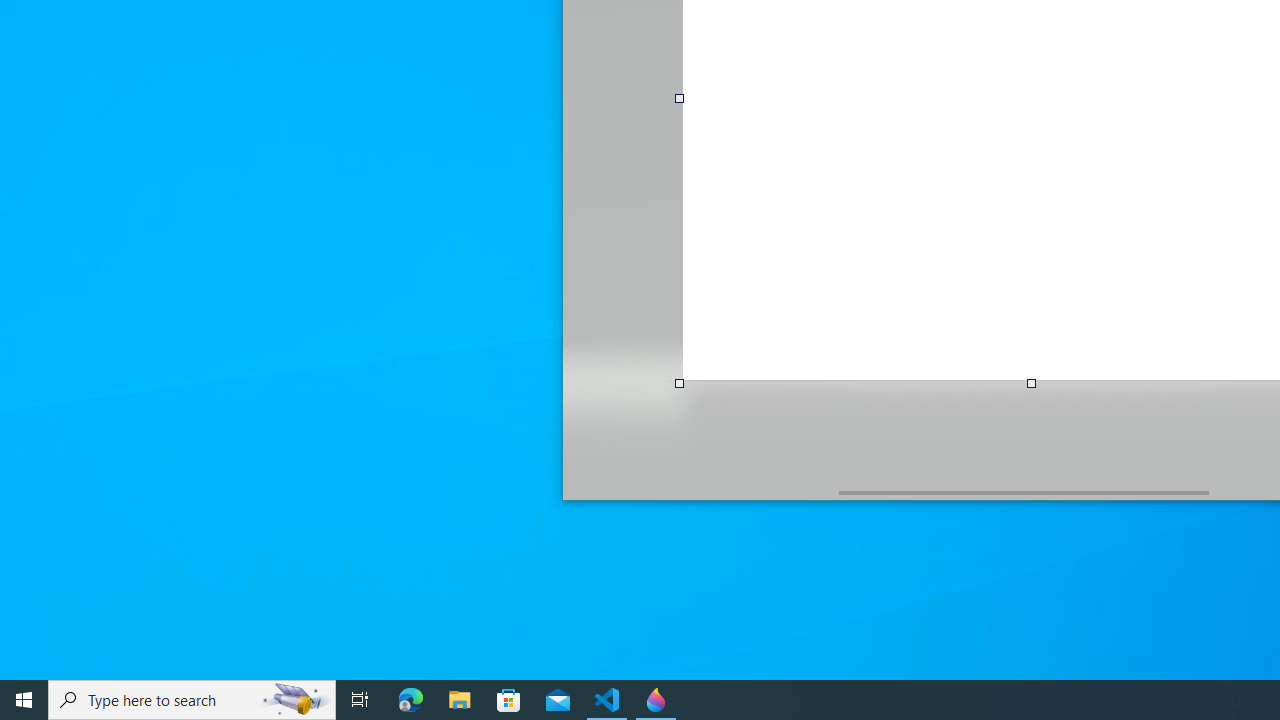 Image resolution: width=1280 pixels, height=720 pixels. Describe the element at coordinates (359, 698) in the screenshot. I see `'Task View'` at that location.